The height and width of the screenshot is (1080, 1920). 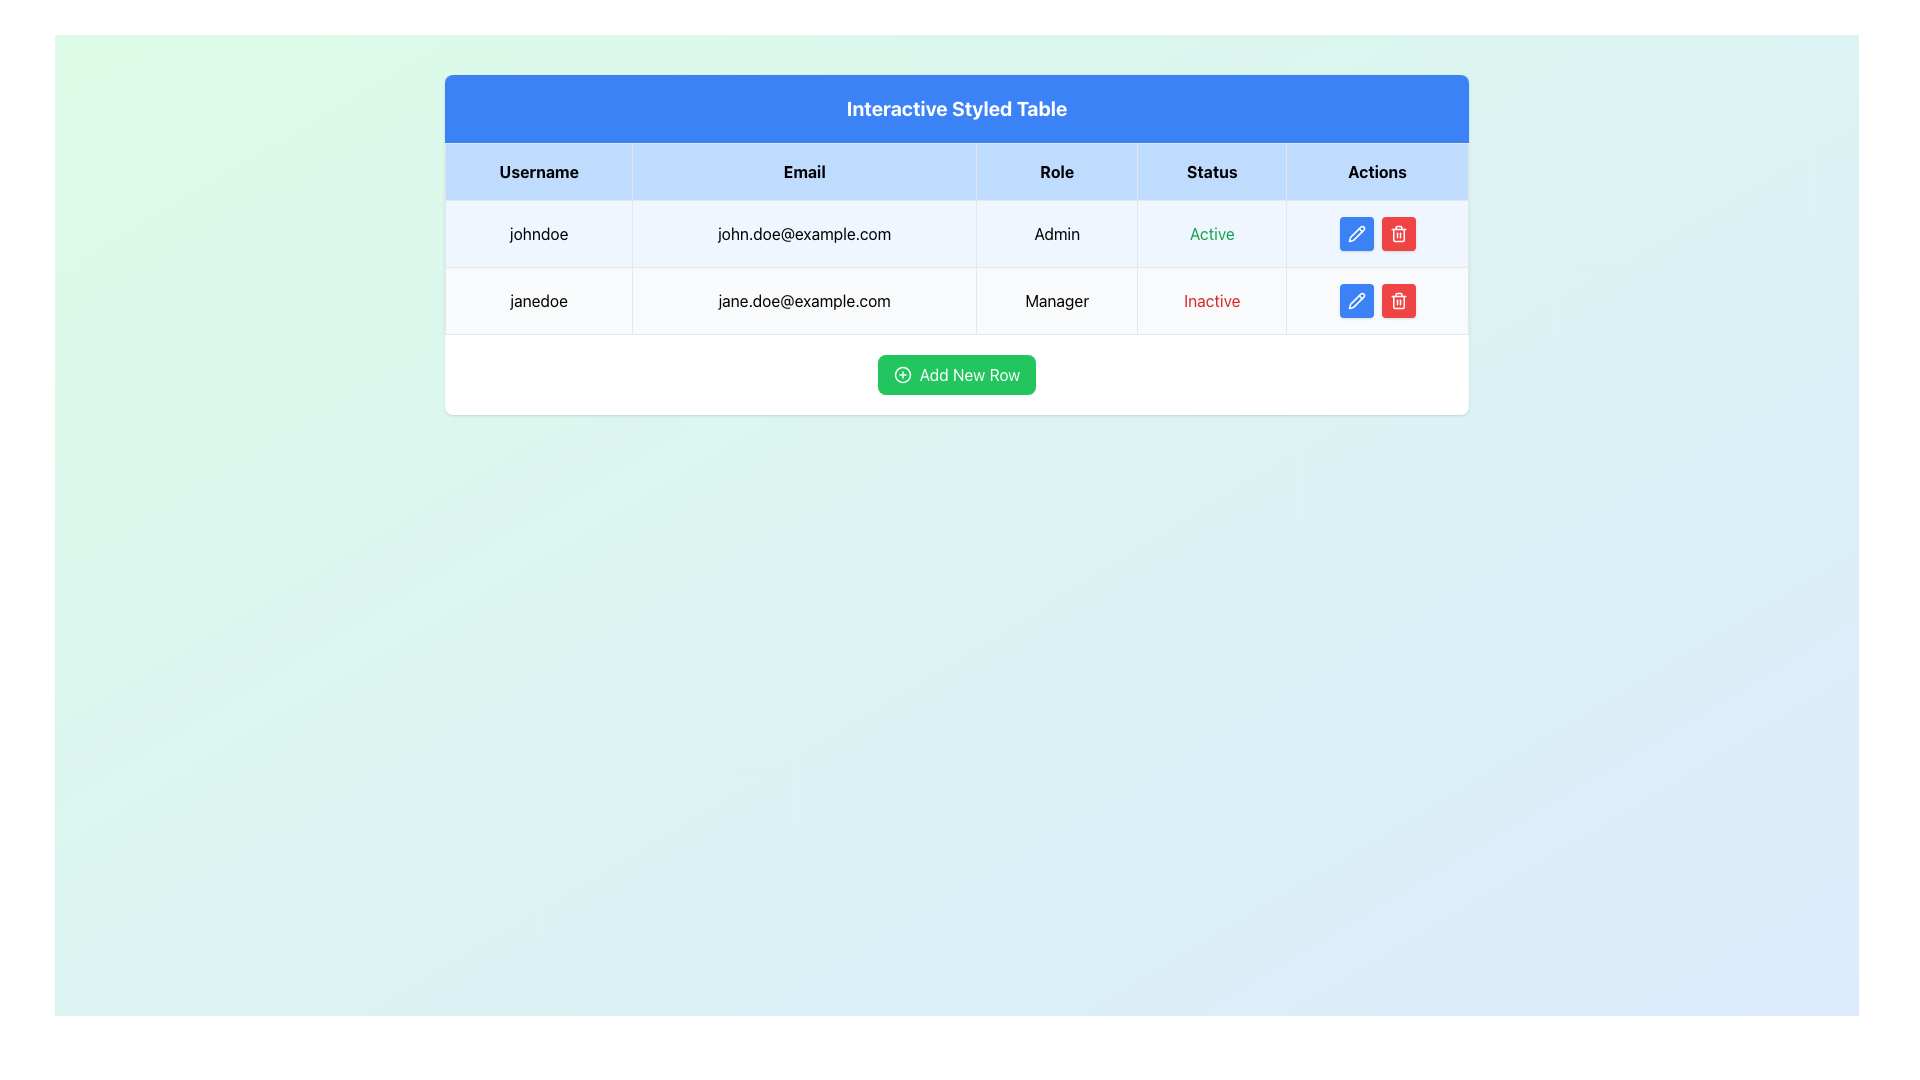 What do you see at coordinates (1397, 233) in the screenshot?
I see `the delete button in the Actions column of the second row` at bounding box center [1397, 233].